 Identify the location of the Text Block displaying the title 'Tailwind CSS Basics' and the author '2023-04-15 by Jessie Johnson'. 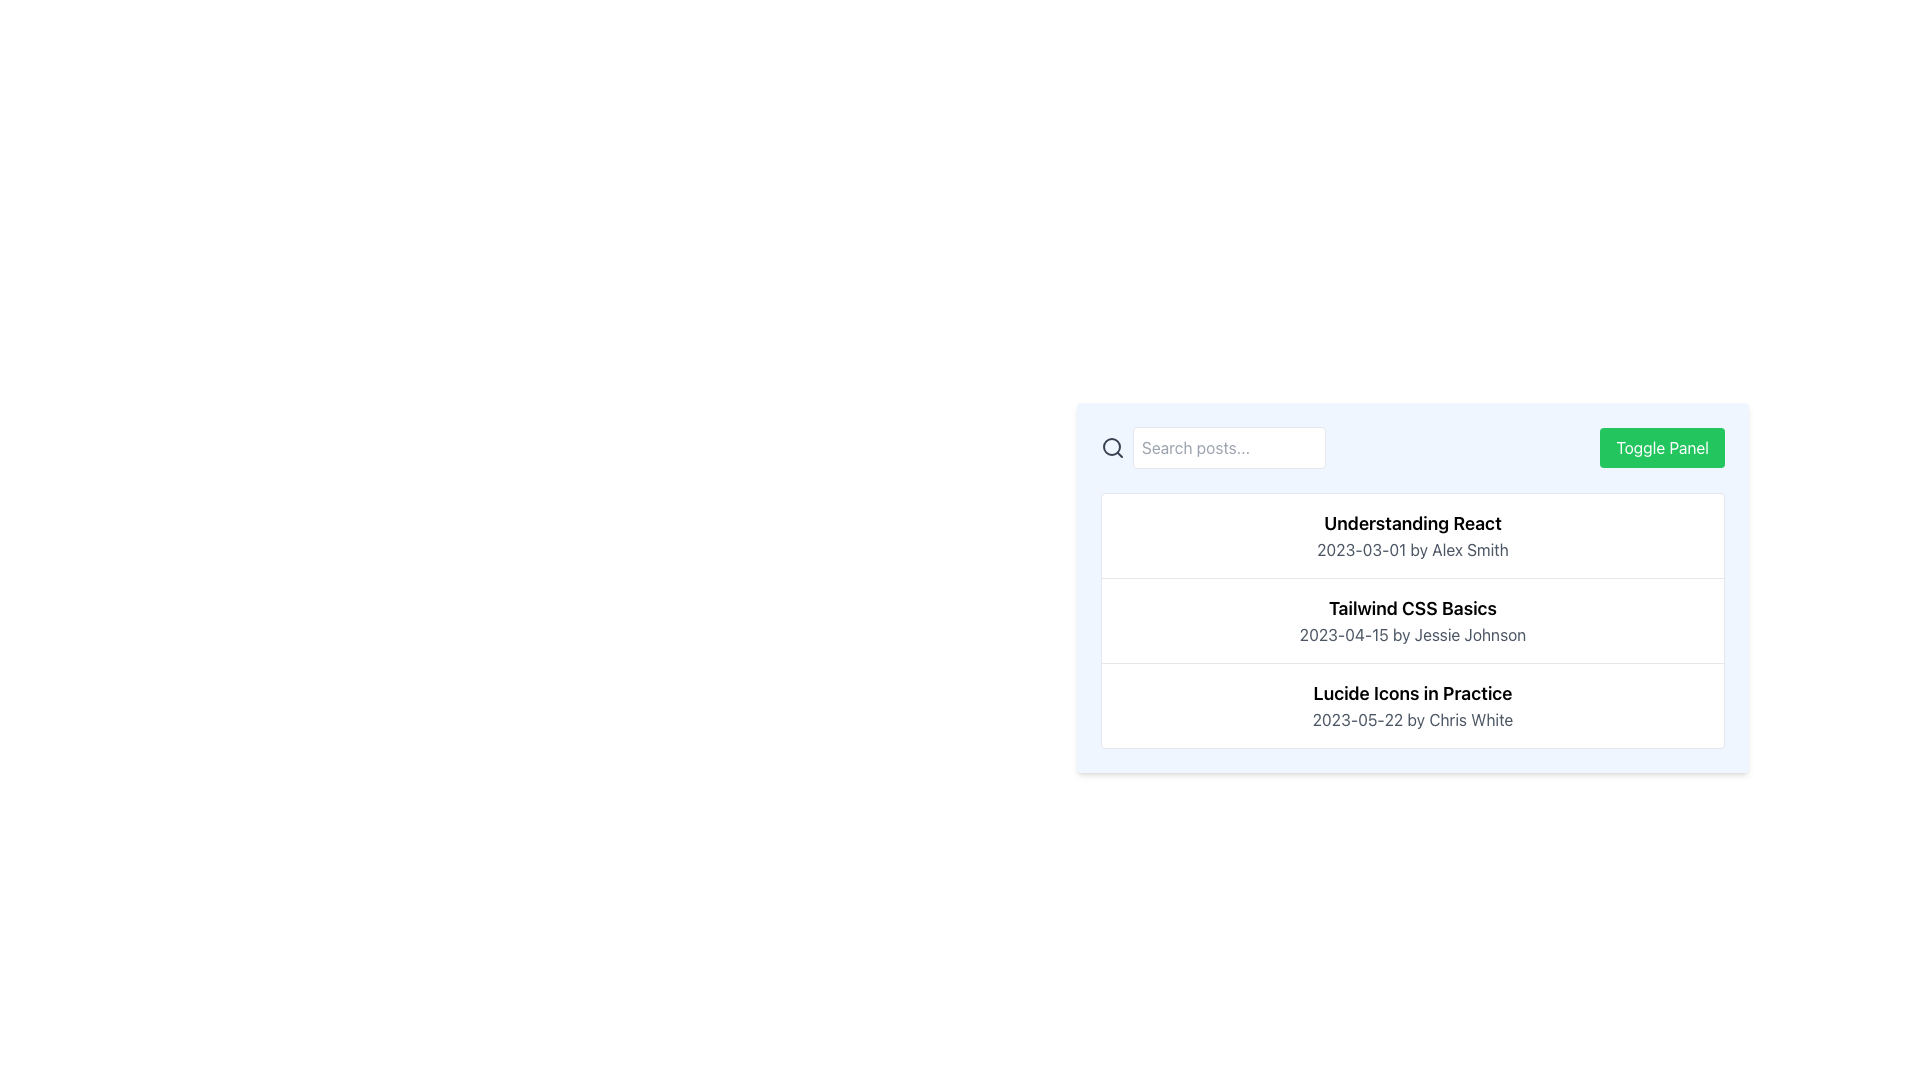
(1411, 619).